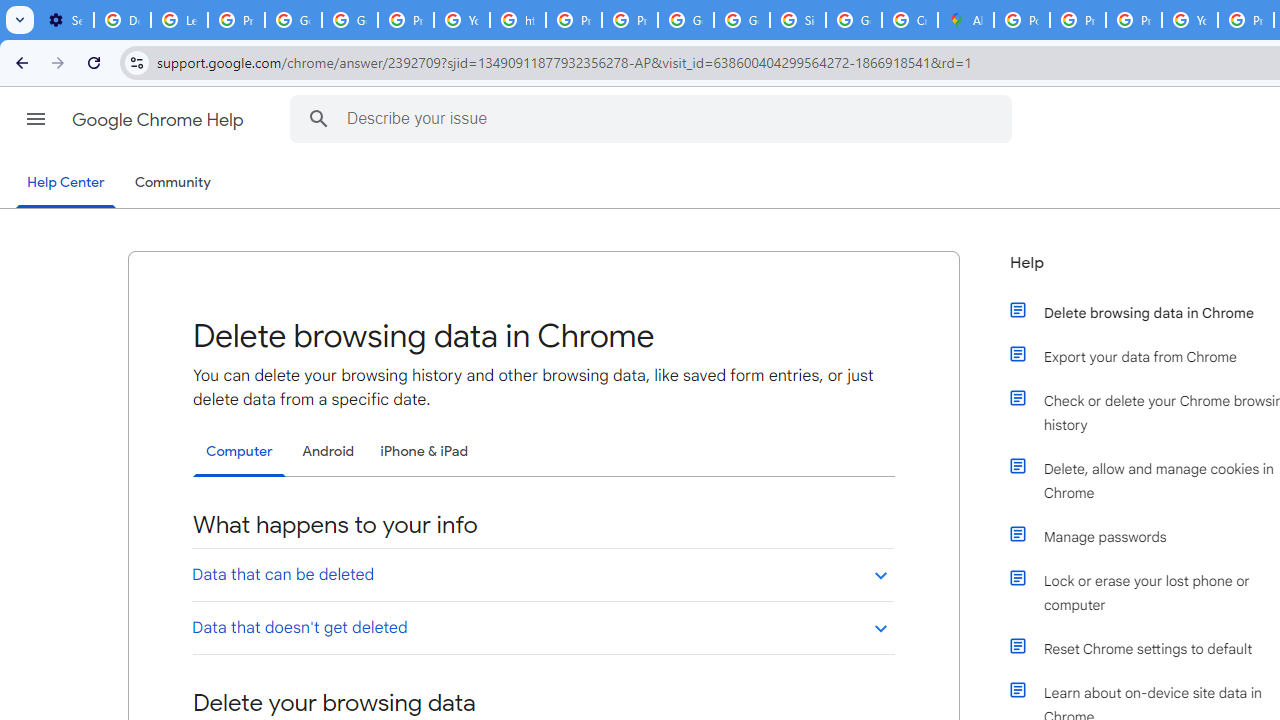  I want to click on 'https://scholar.google.com/', so click(518, 20).